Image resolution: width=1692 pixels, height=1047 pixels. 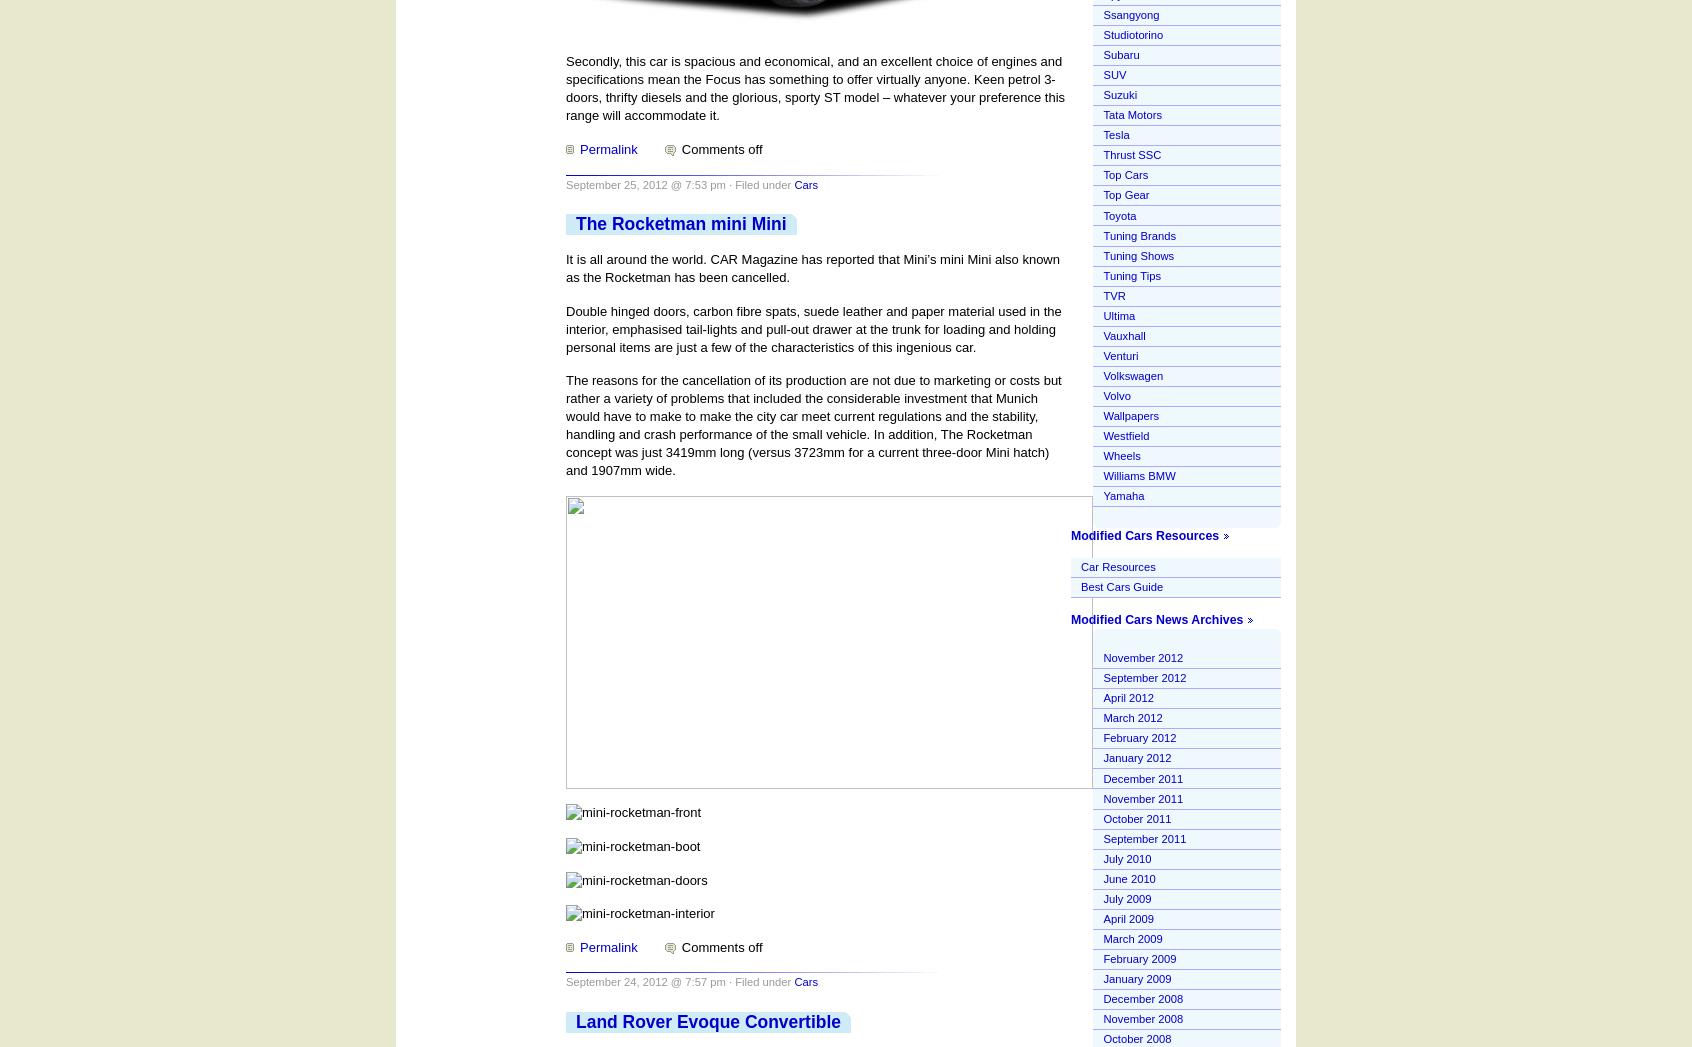 What do you see at coordinates (1131, 375) in the screenshot?
I see `'Volkswagen'` at bounding box center [1131, 375].